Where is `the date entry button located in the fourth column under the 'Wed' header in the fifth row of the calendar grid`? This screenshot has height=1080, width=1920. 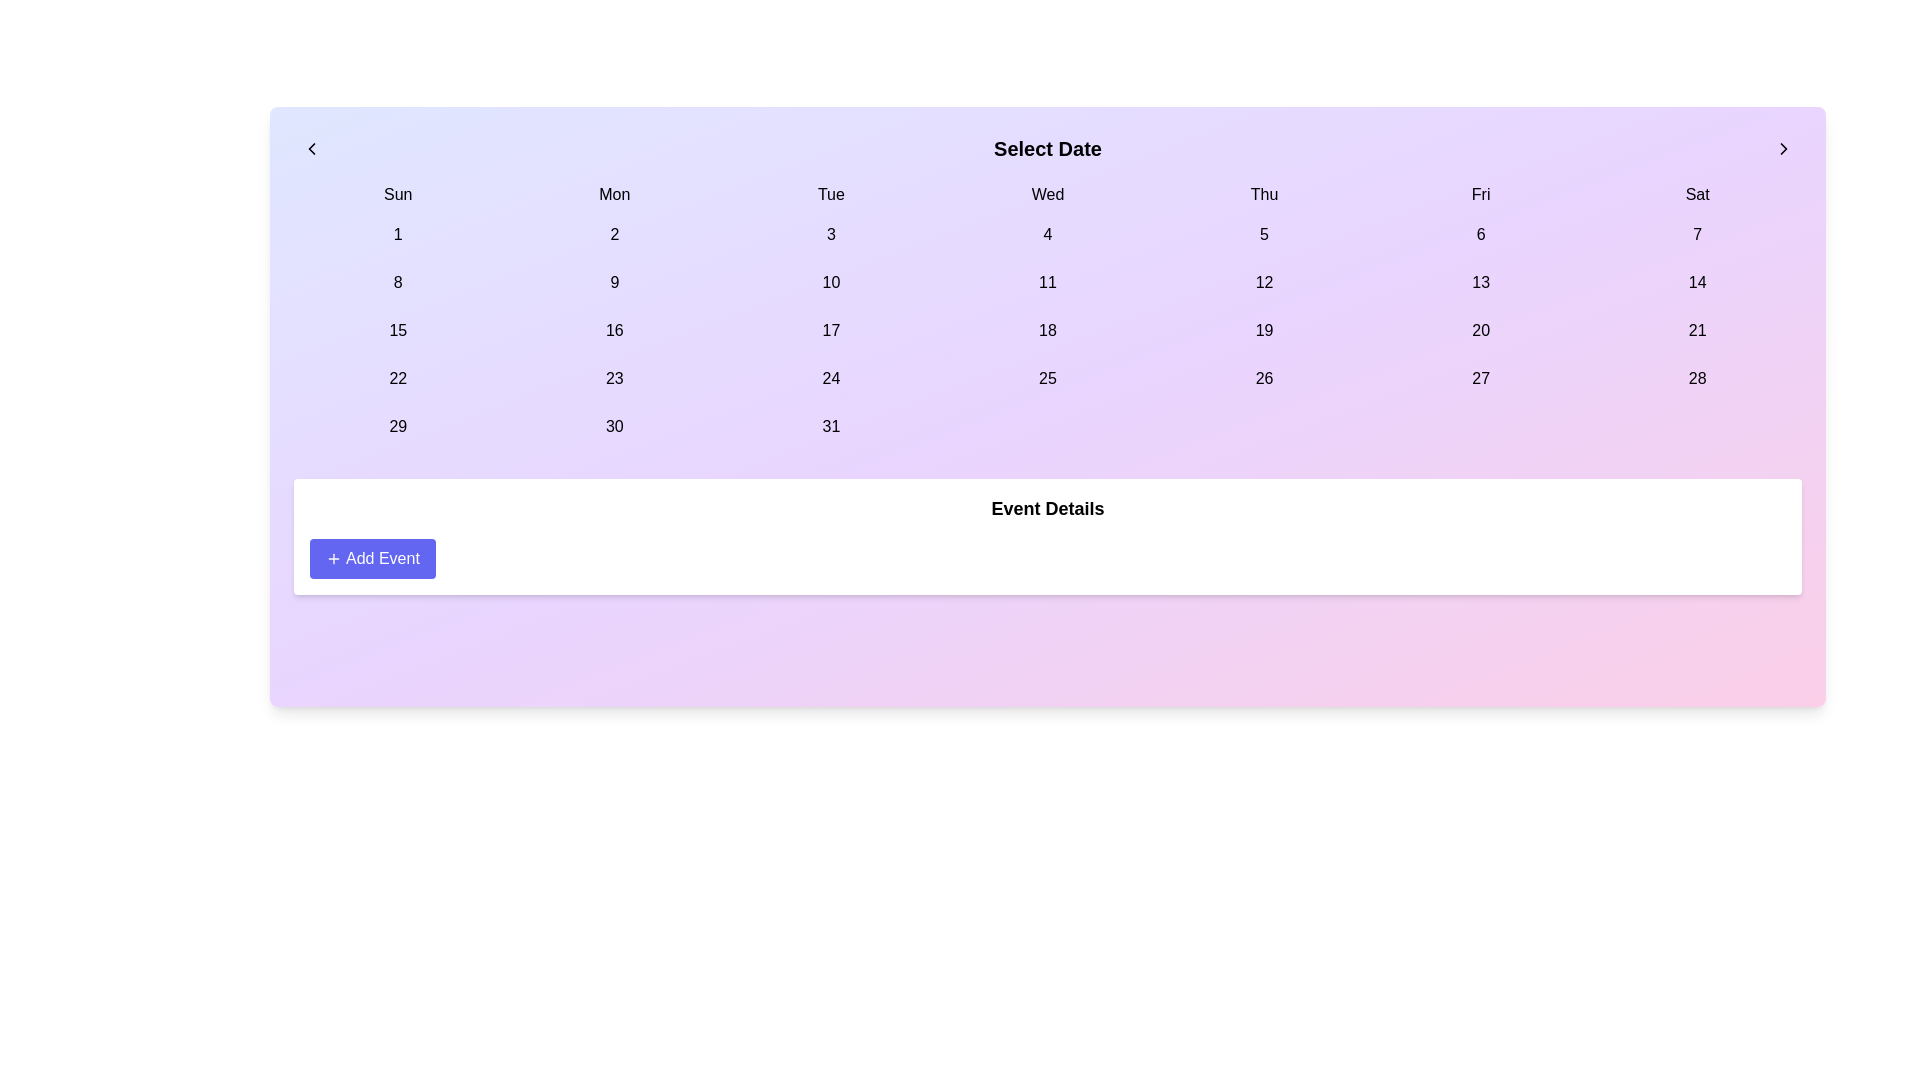 the date entry button located in the fourth column under the 'Wed' header in the fifth row of the calendar grid is located at coordinates (1046, 378).